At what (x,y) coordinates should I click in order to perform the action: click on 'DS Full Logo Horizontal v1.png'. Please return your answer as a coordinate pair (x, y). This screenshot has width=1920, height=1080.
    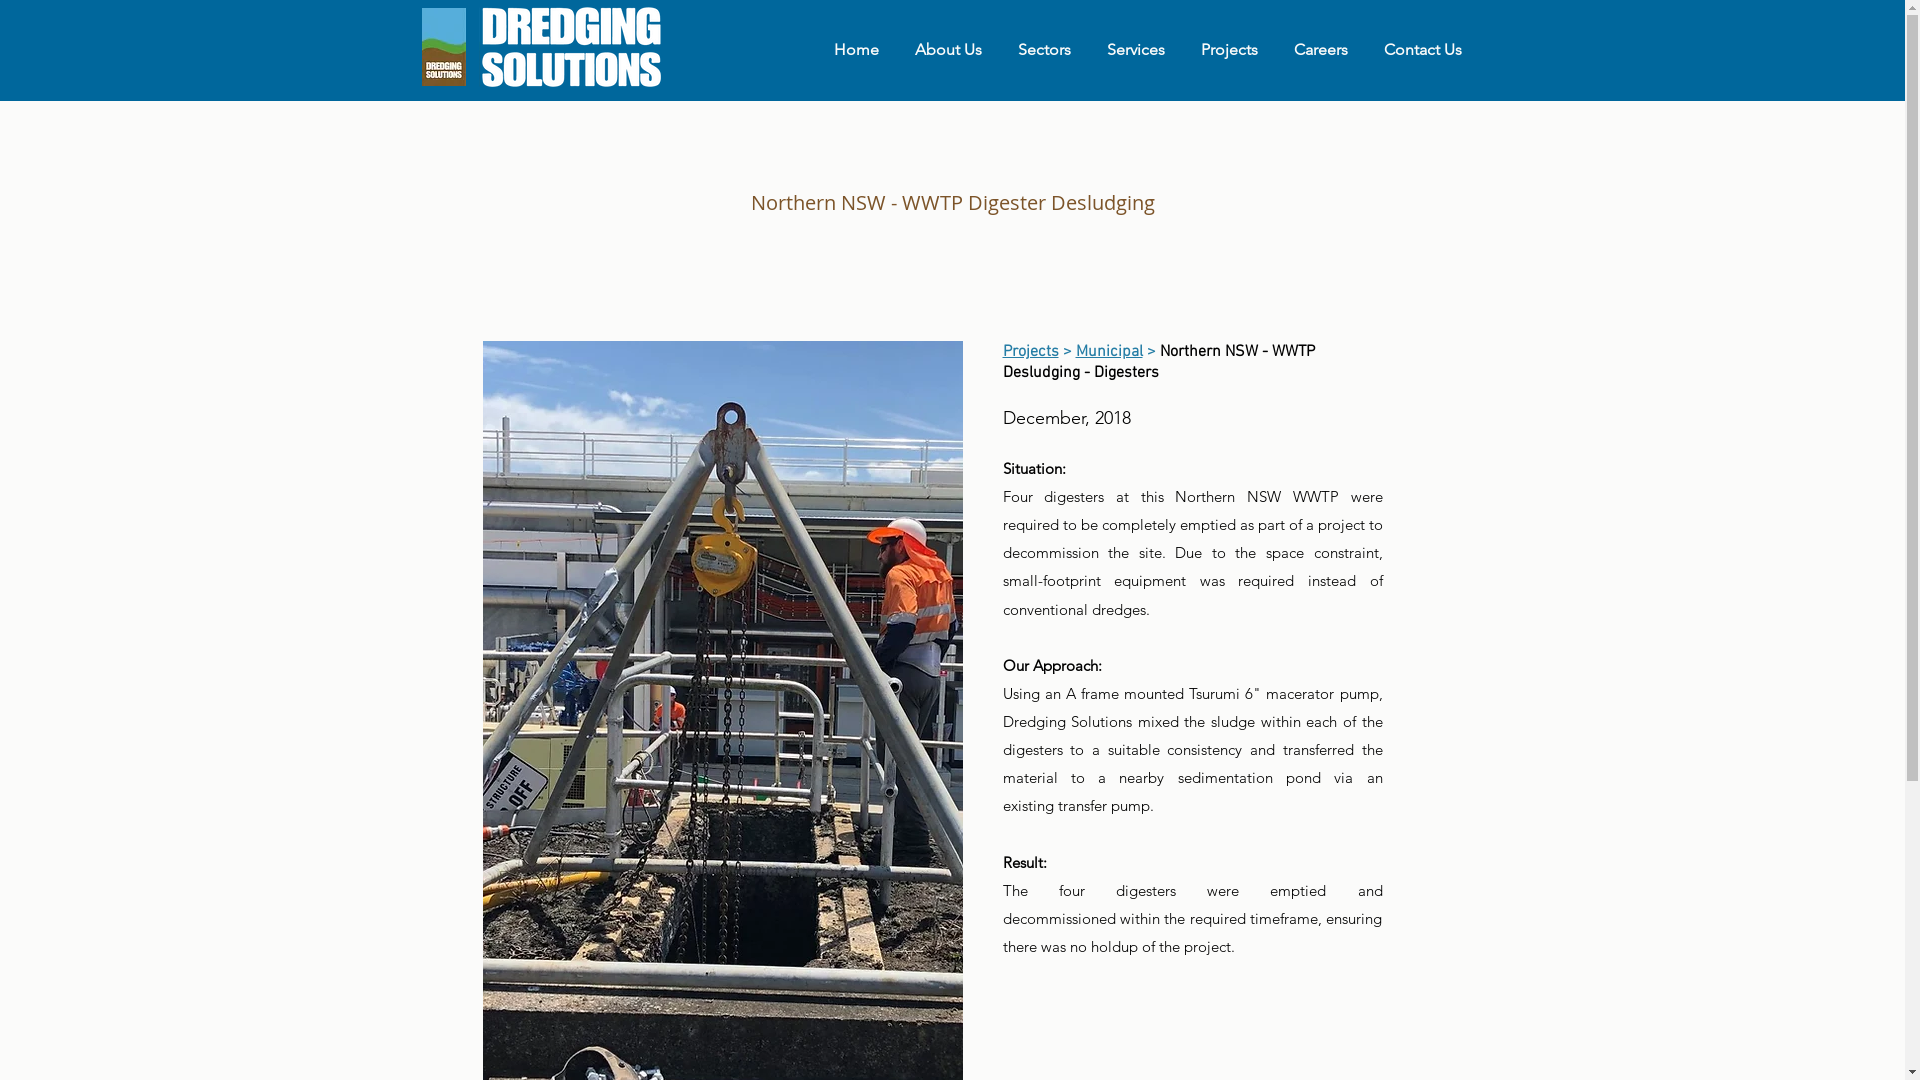
    Looking at the image, I should click on (568, 45).